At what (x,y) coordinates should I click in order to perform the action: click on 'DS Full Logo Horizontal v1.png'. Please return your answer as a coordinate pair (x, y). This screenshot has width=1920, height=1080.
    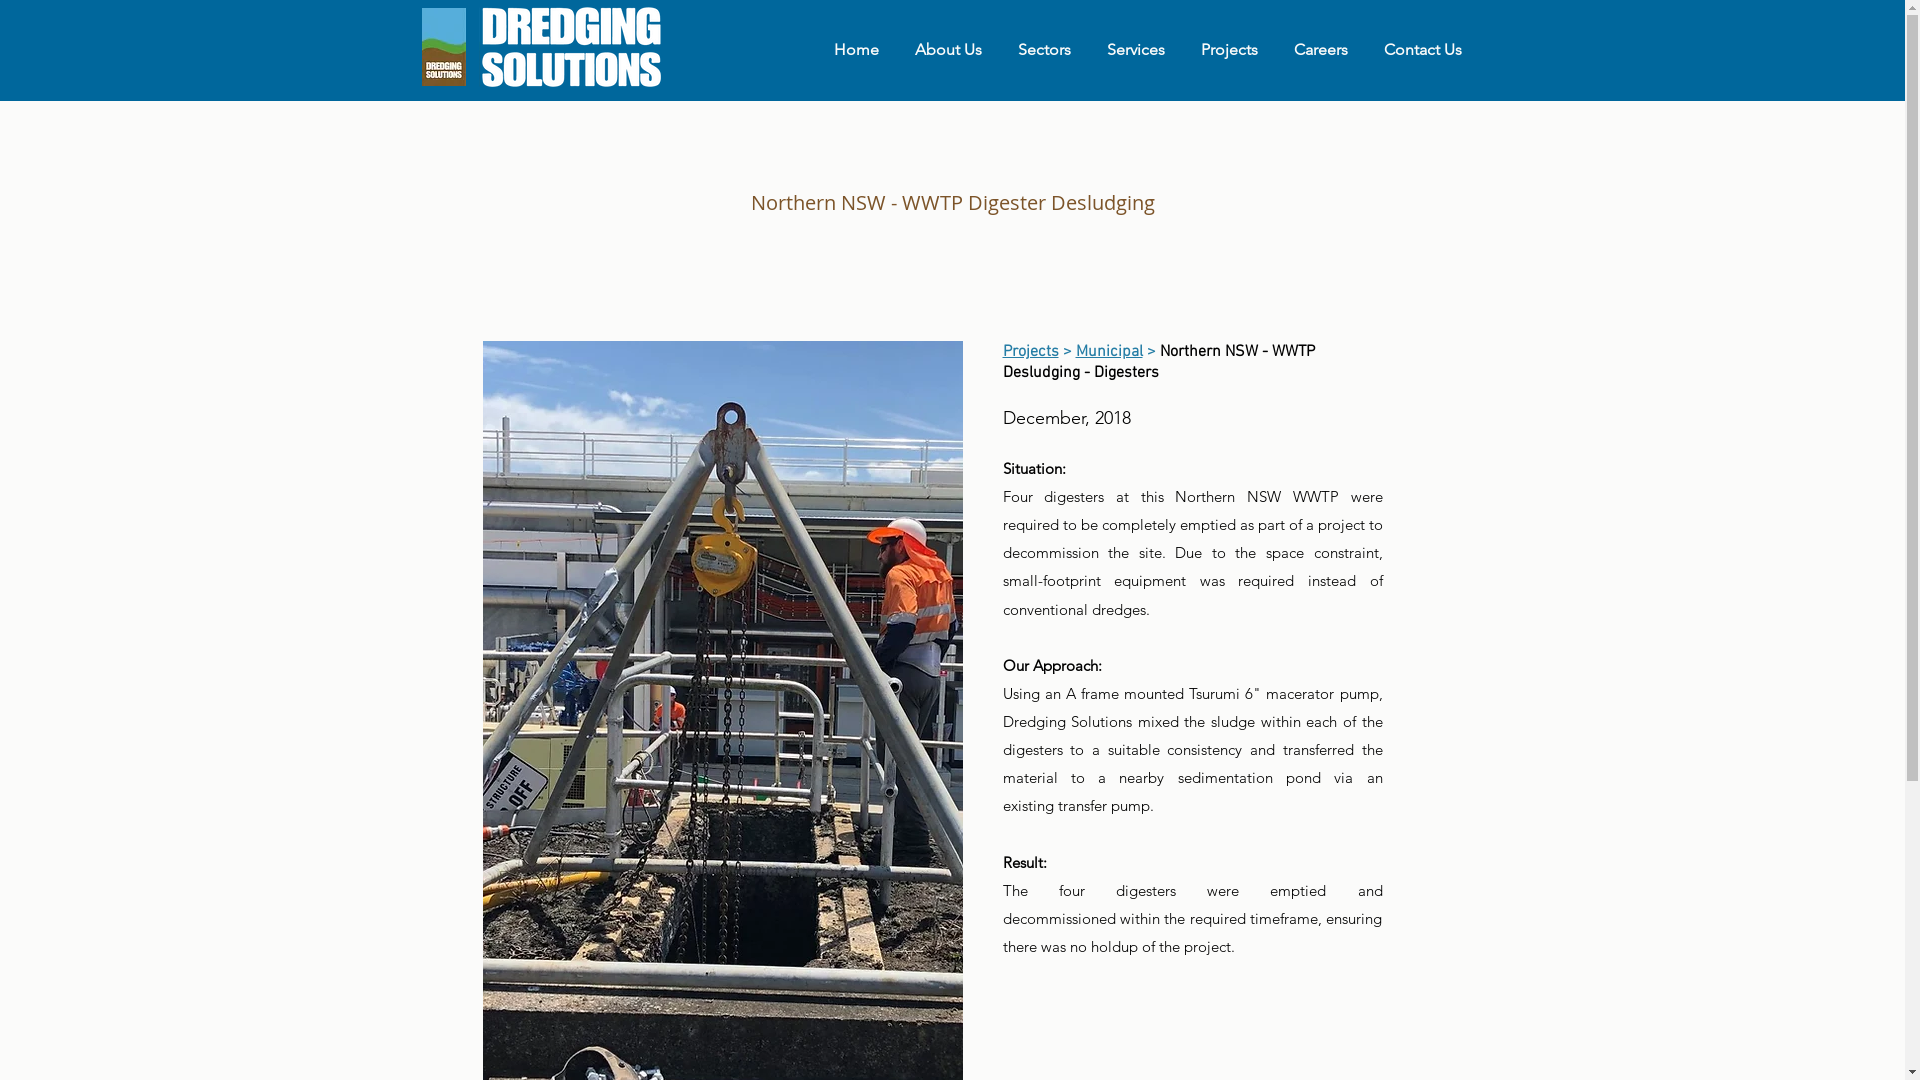
    Looking at the image, I should click on (568, 45).